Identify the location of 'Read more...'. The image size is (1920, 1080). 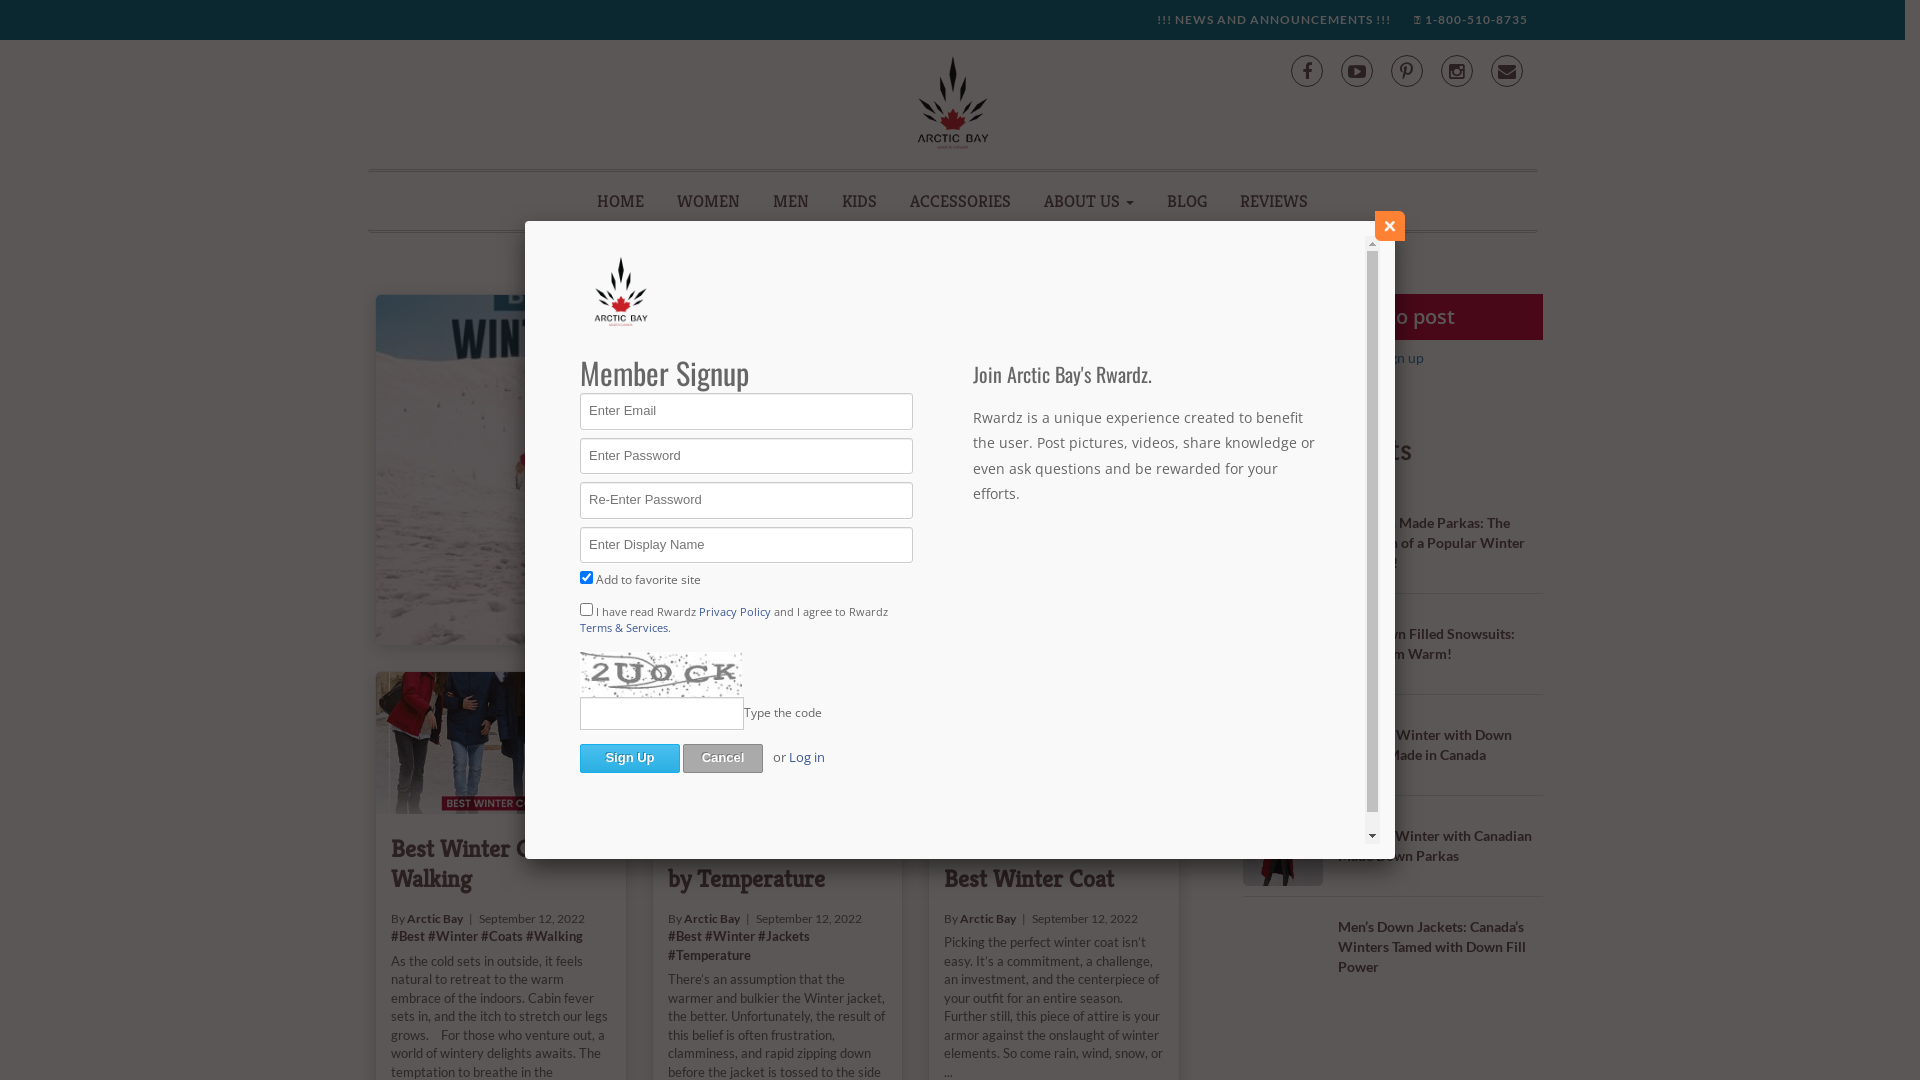
(883, 512).